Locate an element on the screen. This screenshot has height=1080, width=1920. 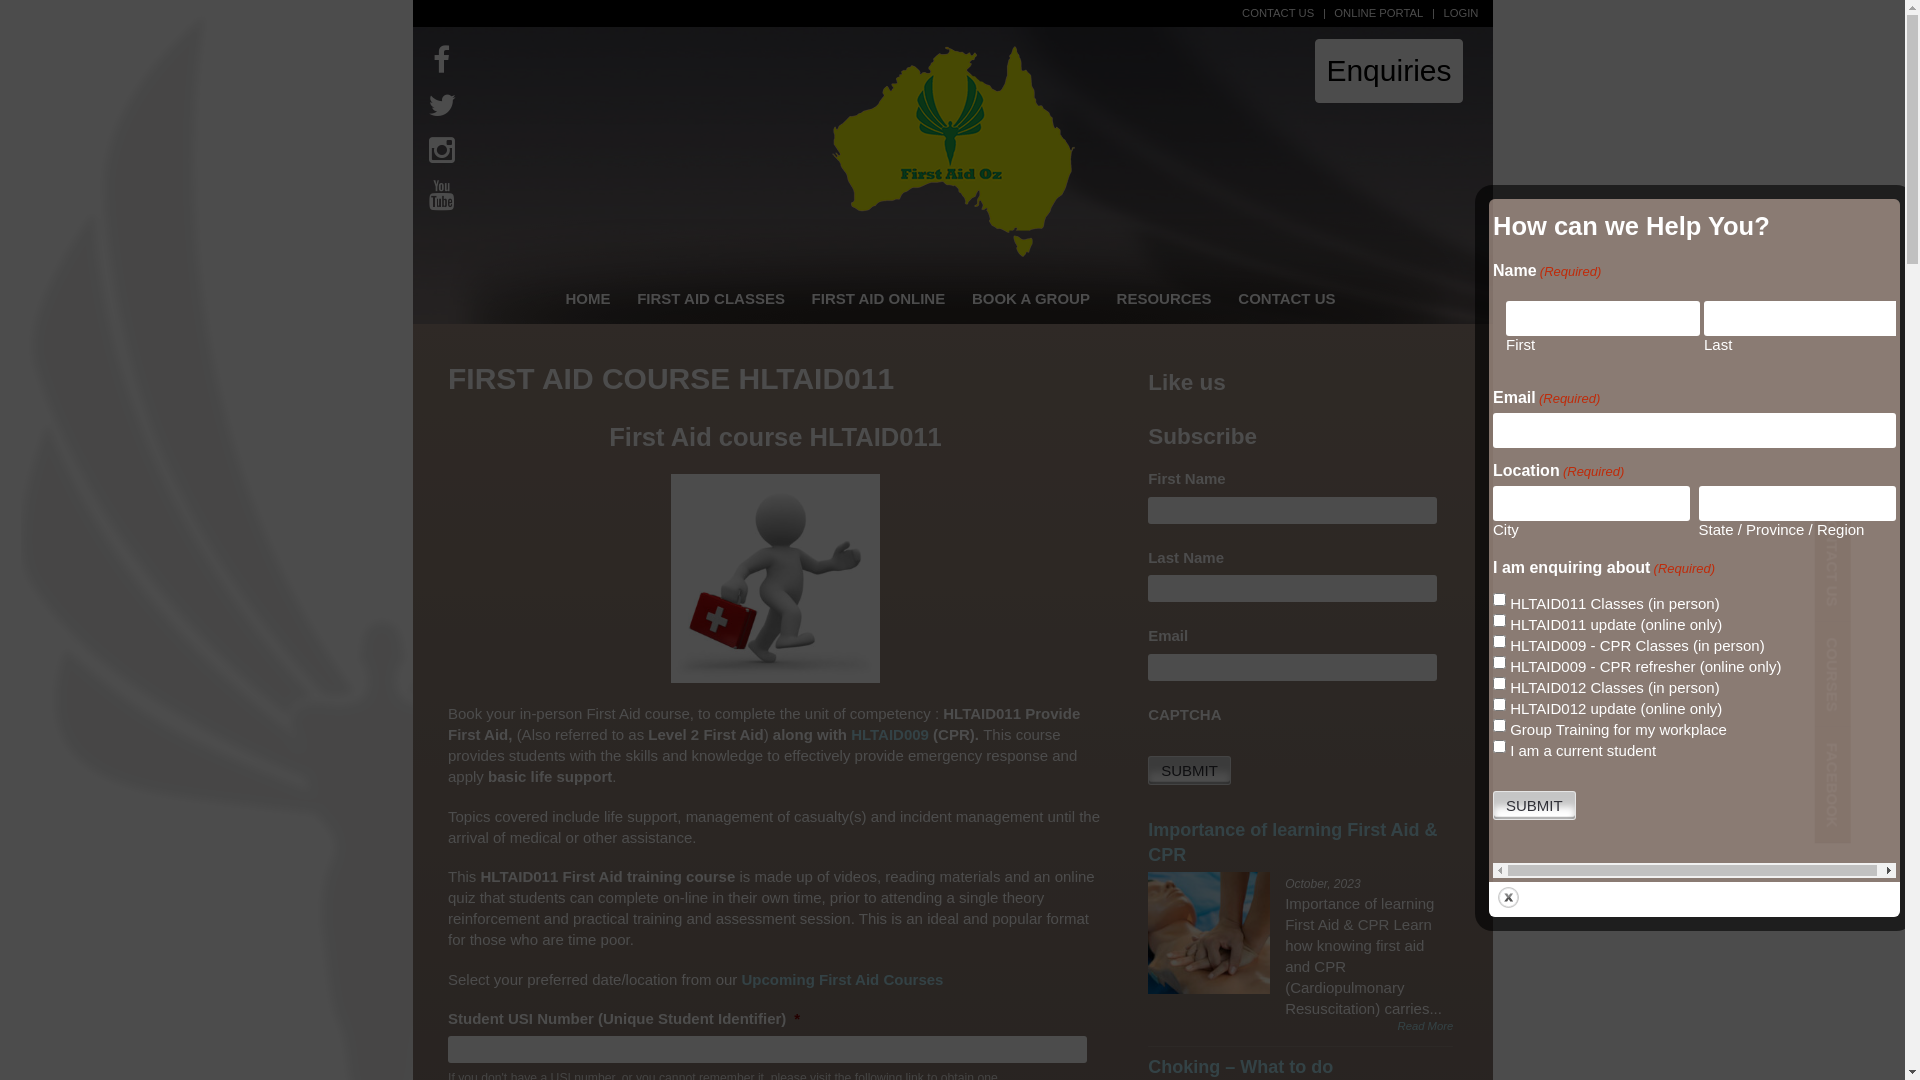
'FIRST AID ONLINE' is located at coordinates (878, 297).